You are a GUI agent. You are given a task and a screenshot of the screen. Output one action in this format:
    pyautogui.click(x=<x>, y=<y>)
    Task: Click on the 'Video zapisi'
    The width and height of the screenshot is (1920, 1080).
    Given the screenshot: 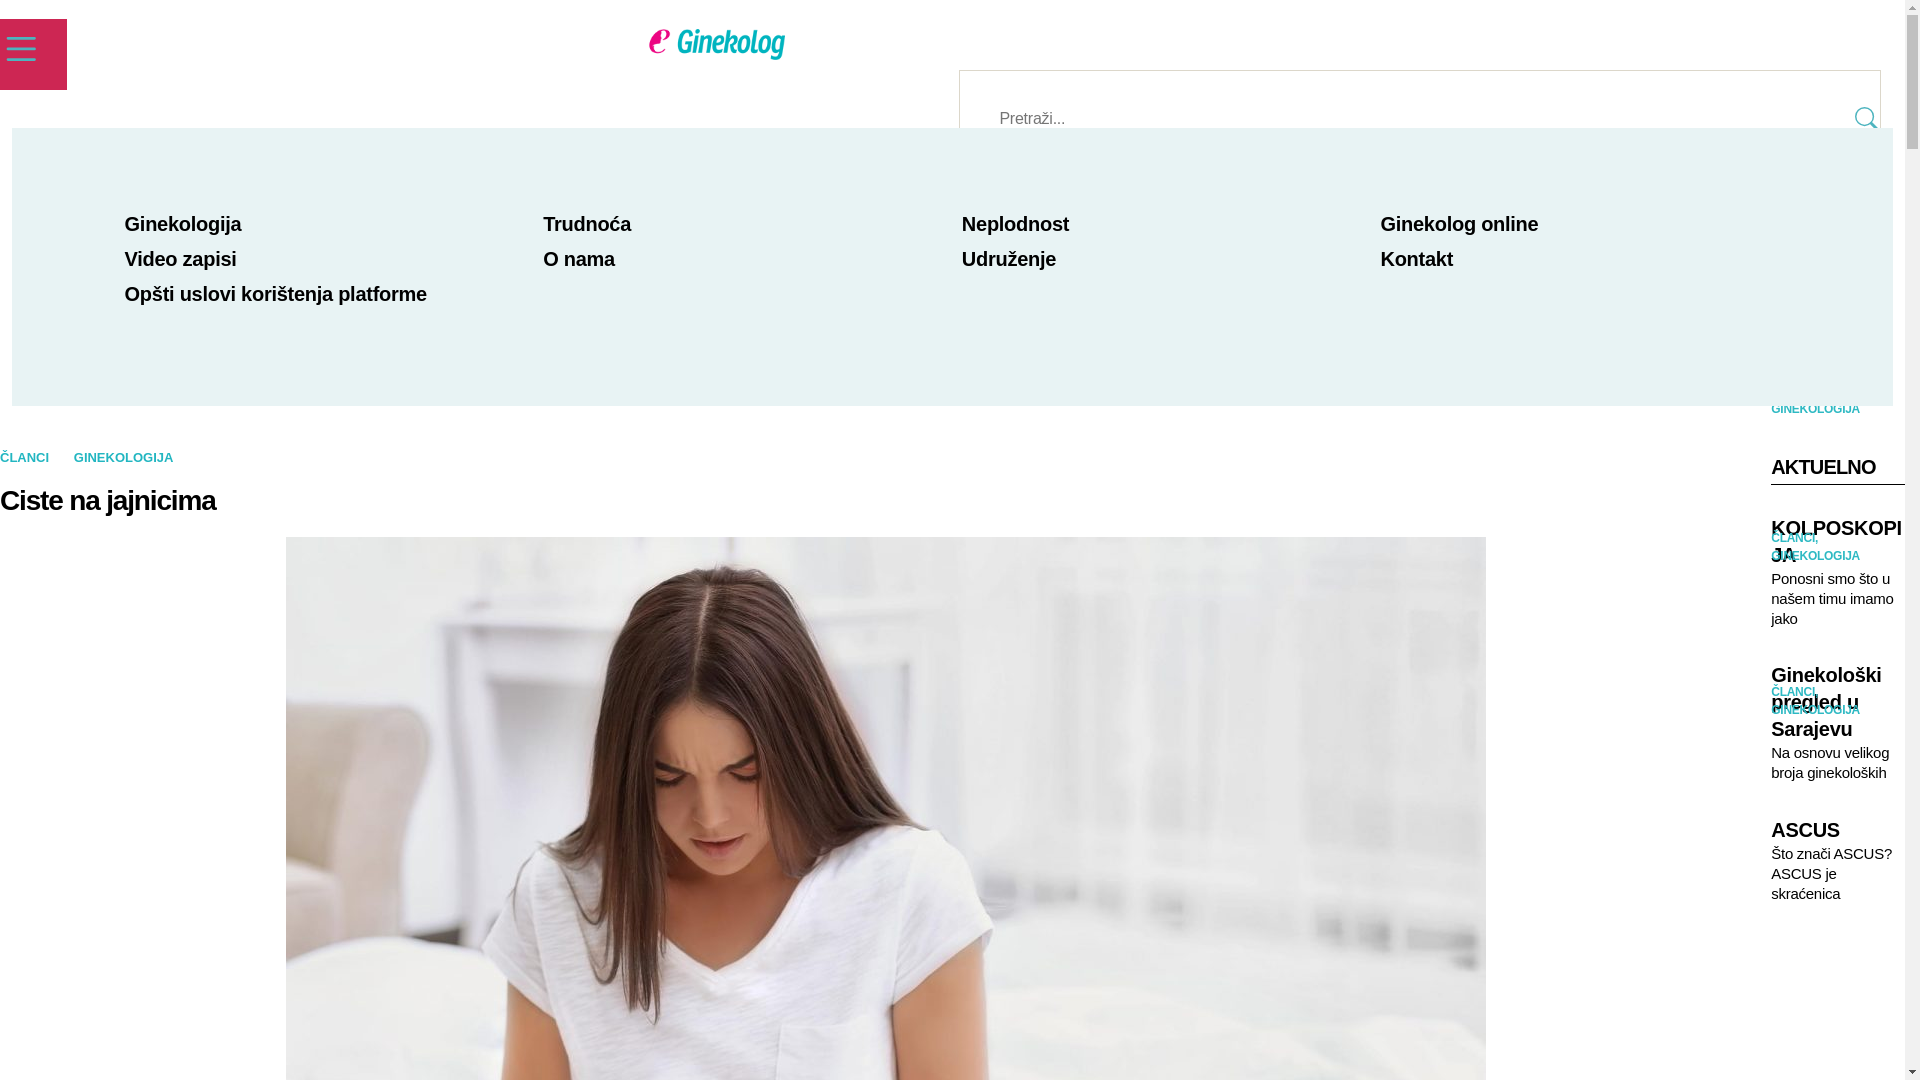 What is the action you would take?
    pyautogui.click(x=123, y=257)
    